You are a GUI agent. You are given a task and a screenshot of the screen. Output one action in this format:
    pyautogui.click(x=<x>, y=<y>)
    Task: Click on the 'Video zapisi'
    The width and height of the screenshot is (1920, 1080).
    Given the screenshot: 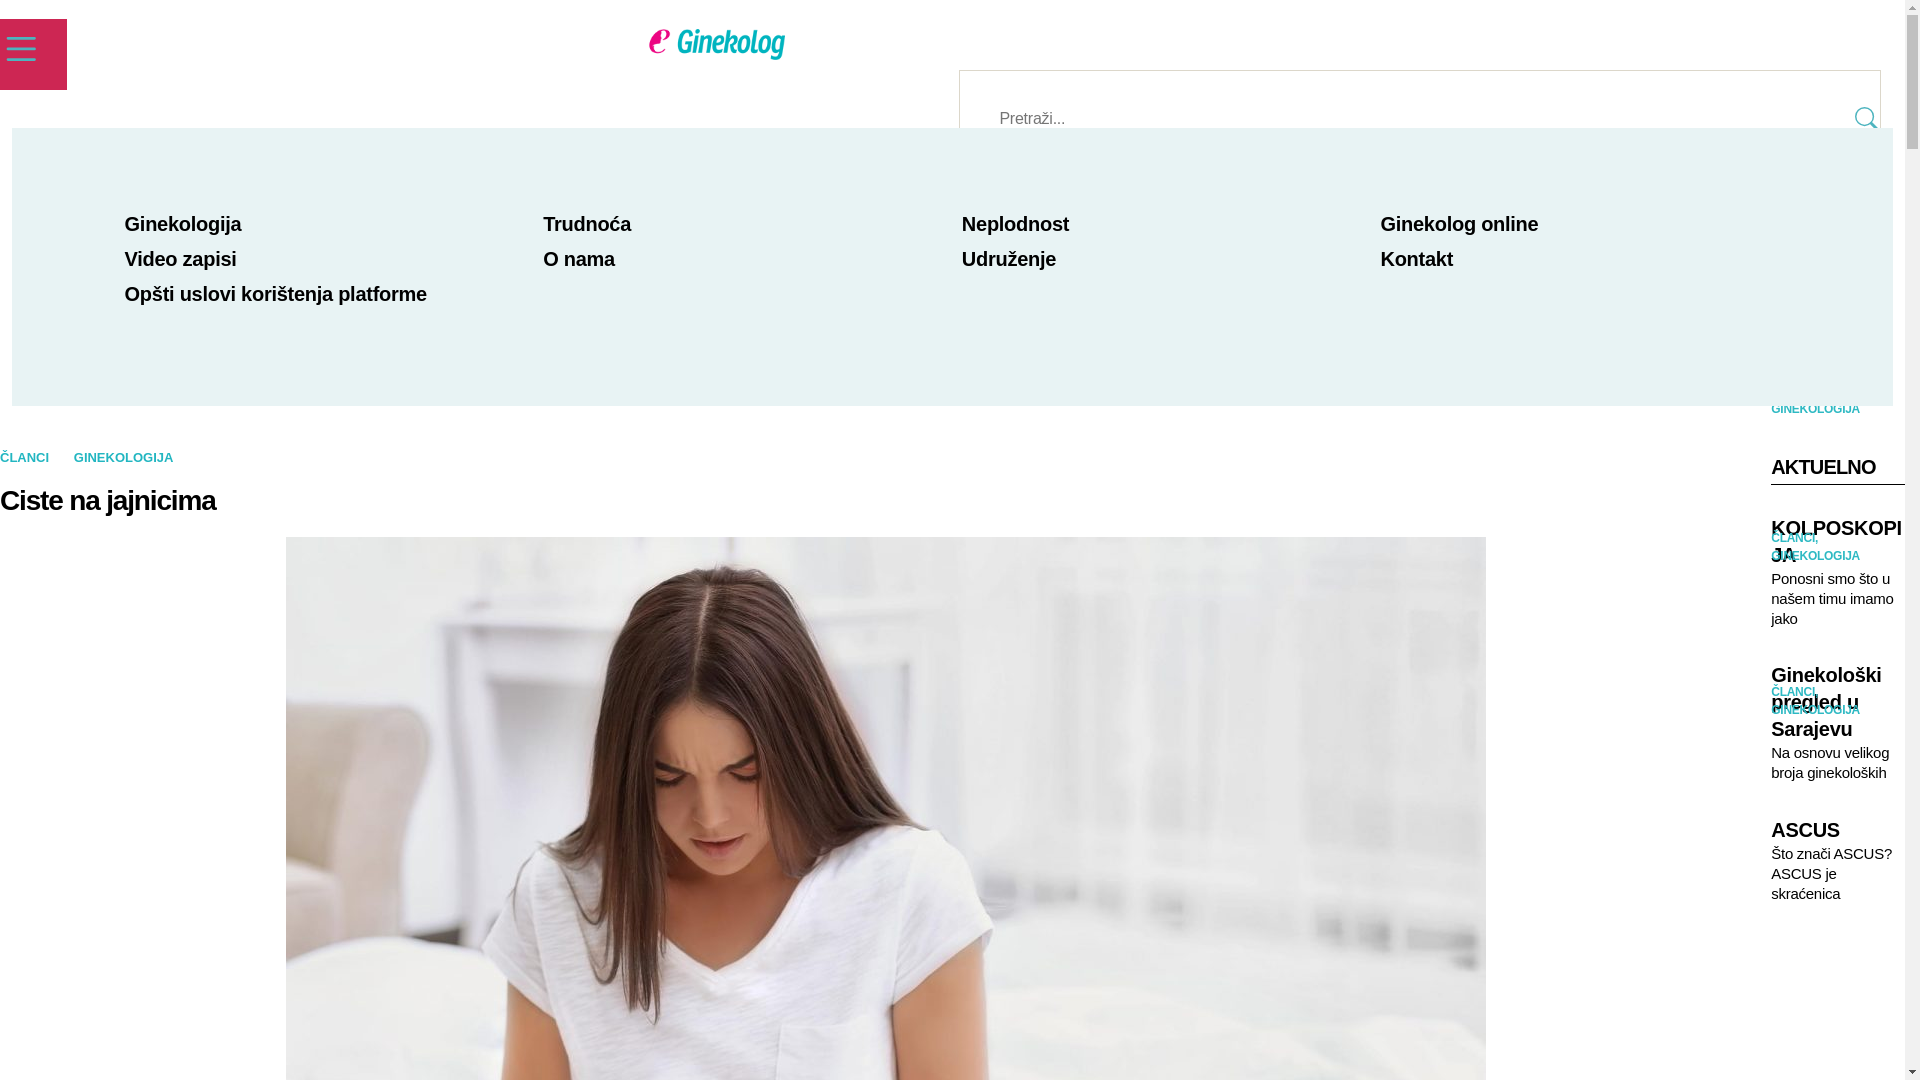 What is the action you would take?
    pyautogui.click(x=123, y=257)
    